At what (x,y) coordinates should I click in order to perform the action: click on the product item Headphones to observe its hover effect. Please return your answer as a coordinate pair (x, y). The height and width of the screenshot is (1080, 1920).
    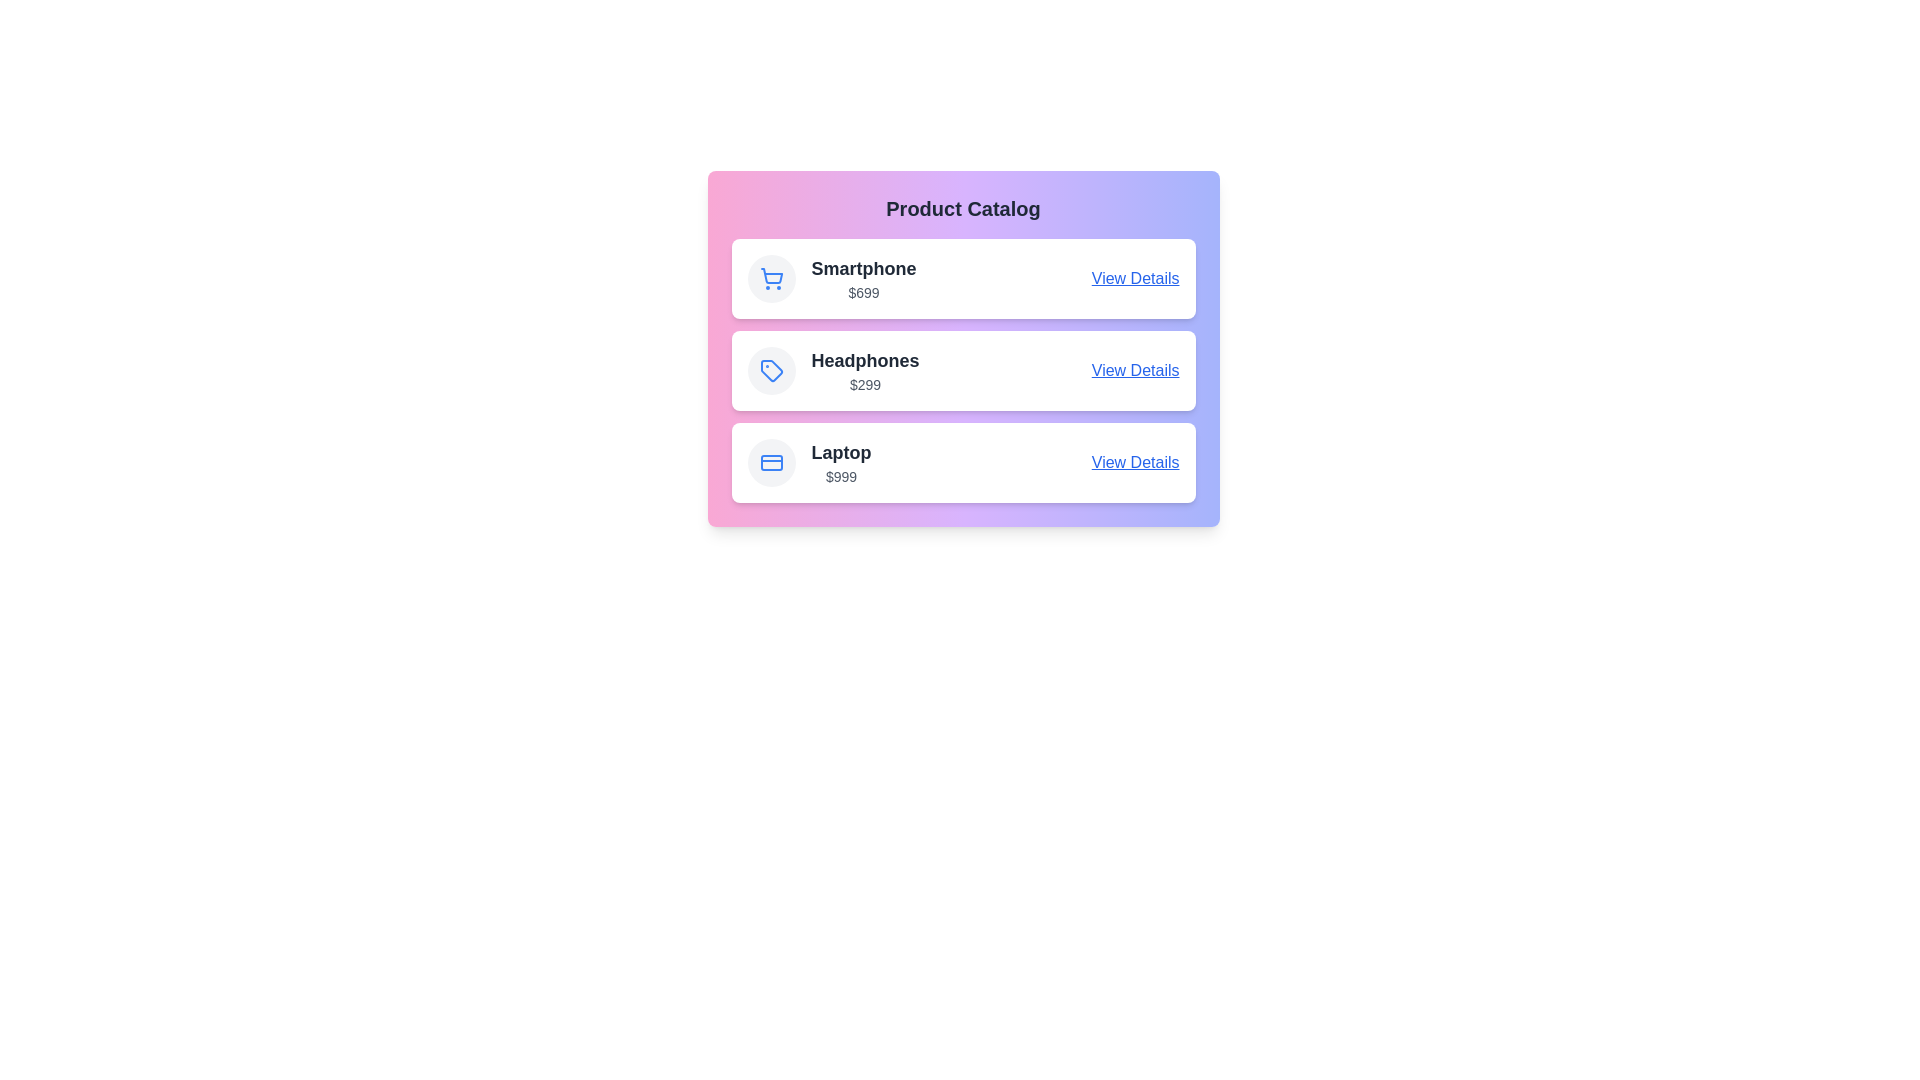
    Looking at the image, I should click on (963, 370).